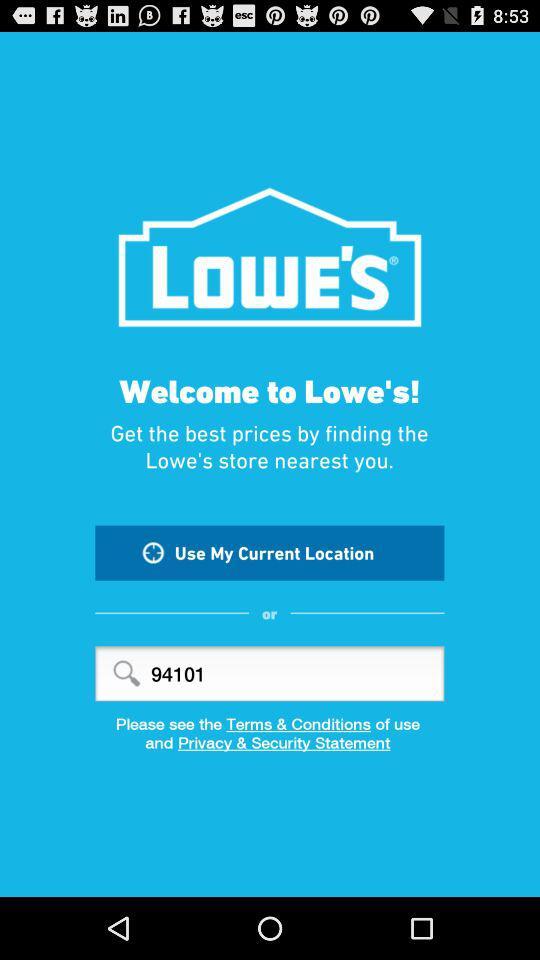  Describe the element at coordinates (269, 673) in the screenshot. I see `icon above the please see the` at that location.